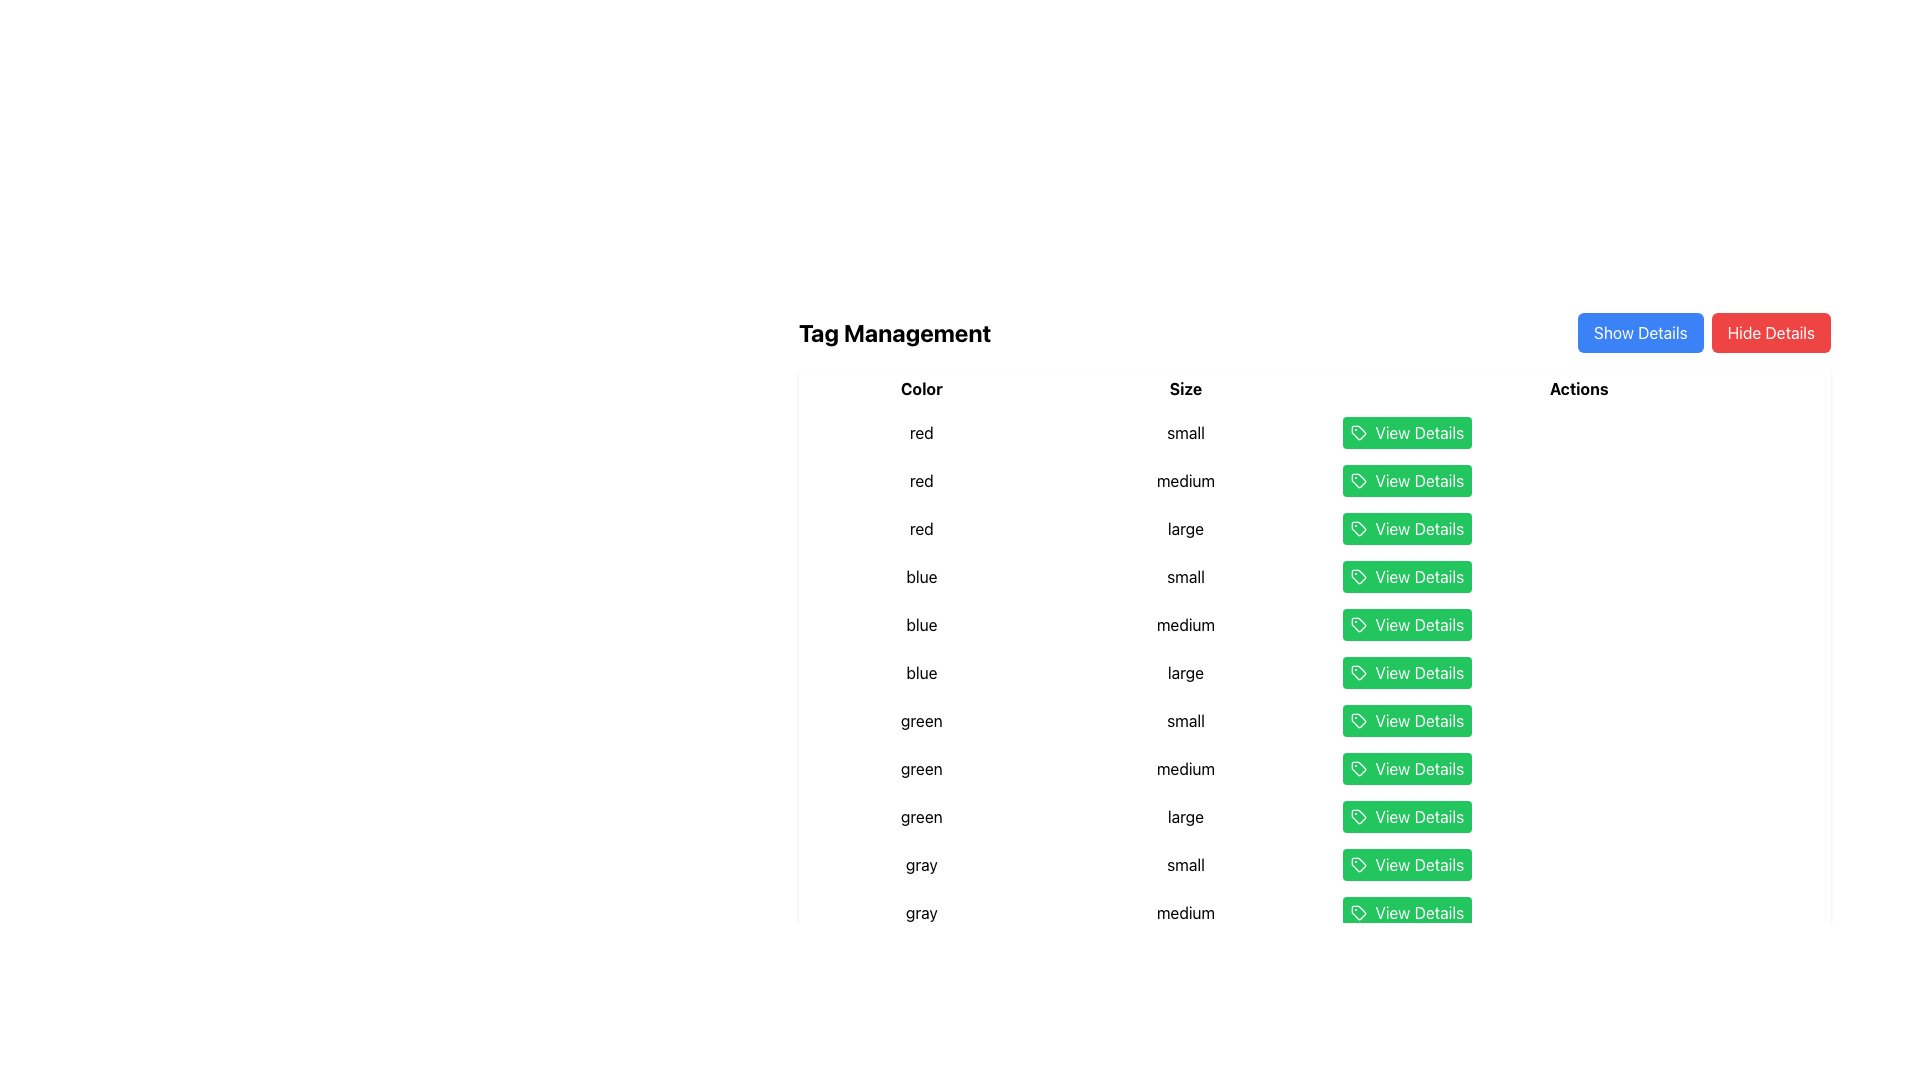 Image resolution: width=1920 pixels, height=1080 pixels. I want to click on the SVG icon resembling a tag symbol with a green background, located within the 'View Details' button at the bottom of the 'Actions' column in the table, so click(1359, 913).